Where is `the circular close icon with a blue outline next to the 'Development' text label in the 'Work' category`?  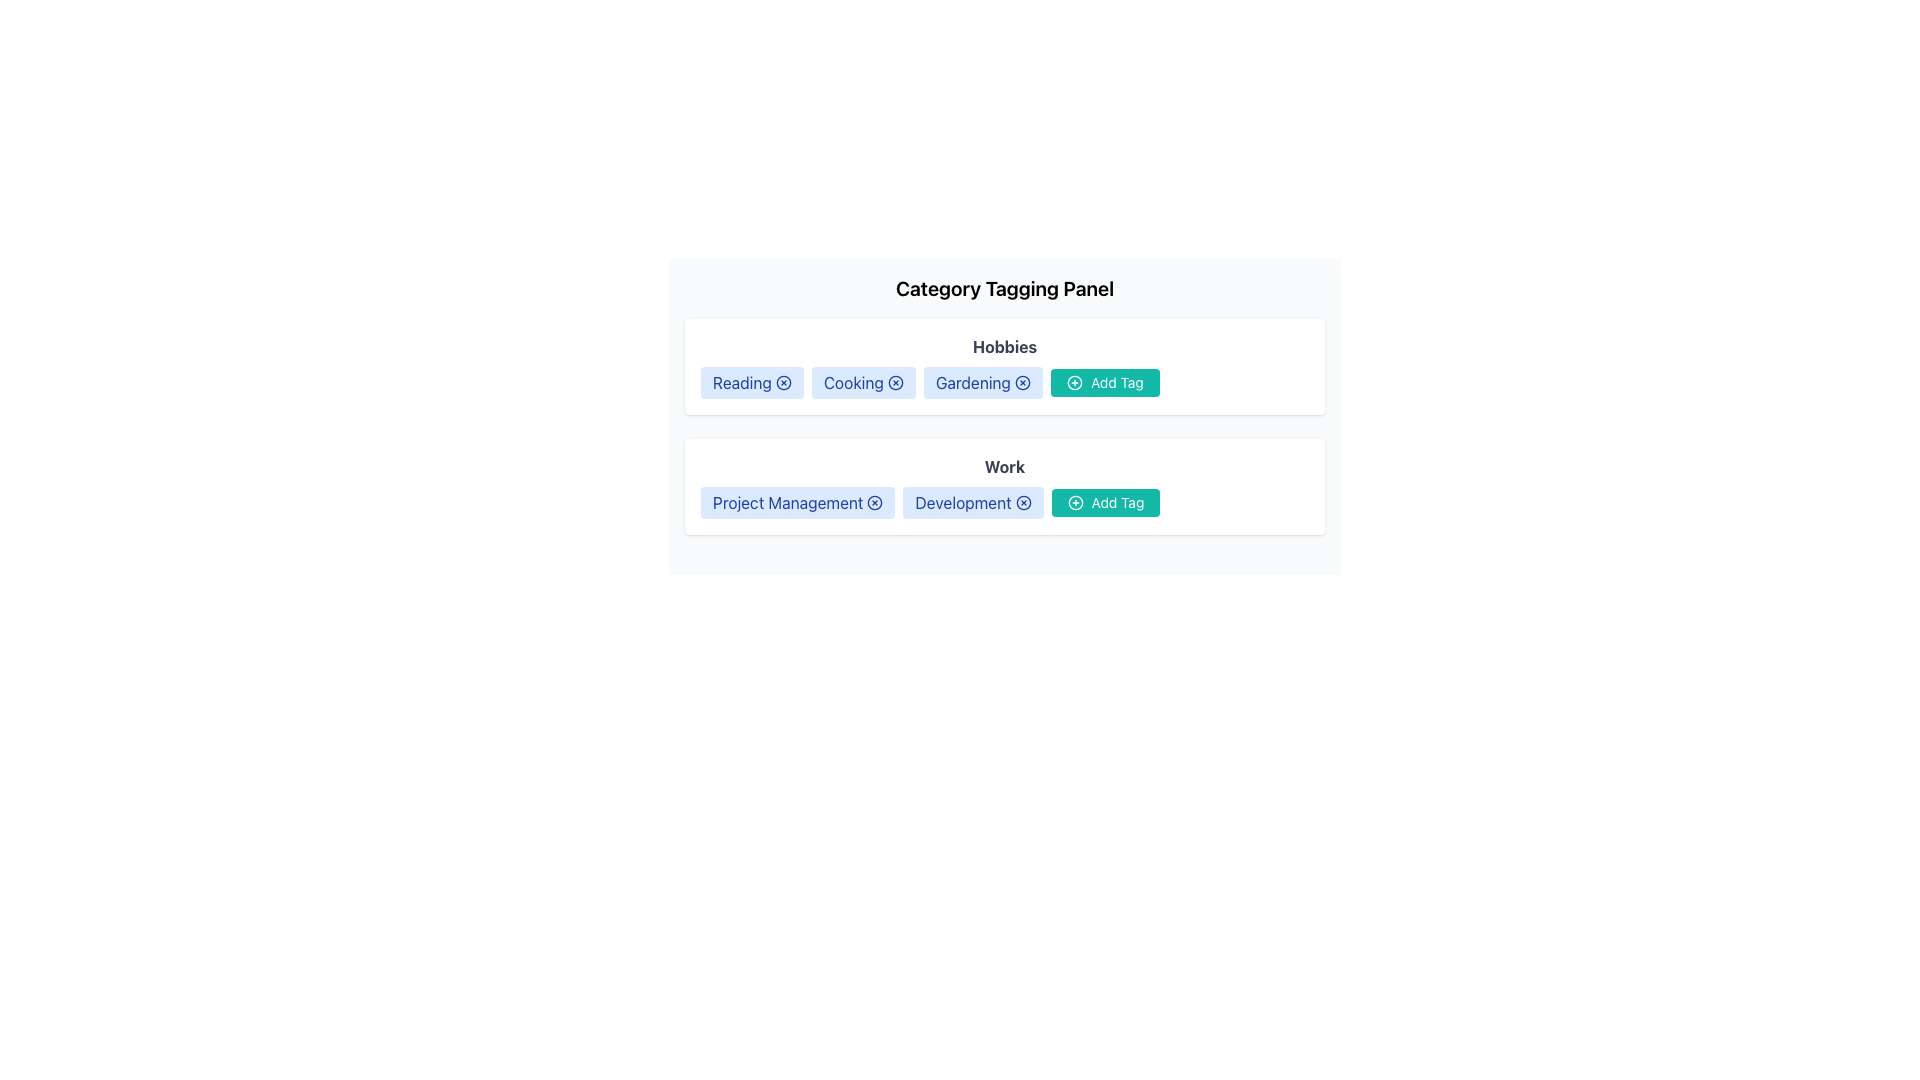 the circular close icon with a blue outline next to the 'Development' text label in the 'Work' category is located at coordinates (1023, 501).